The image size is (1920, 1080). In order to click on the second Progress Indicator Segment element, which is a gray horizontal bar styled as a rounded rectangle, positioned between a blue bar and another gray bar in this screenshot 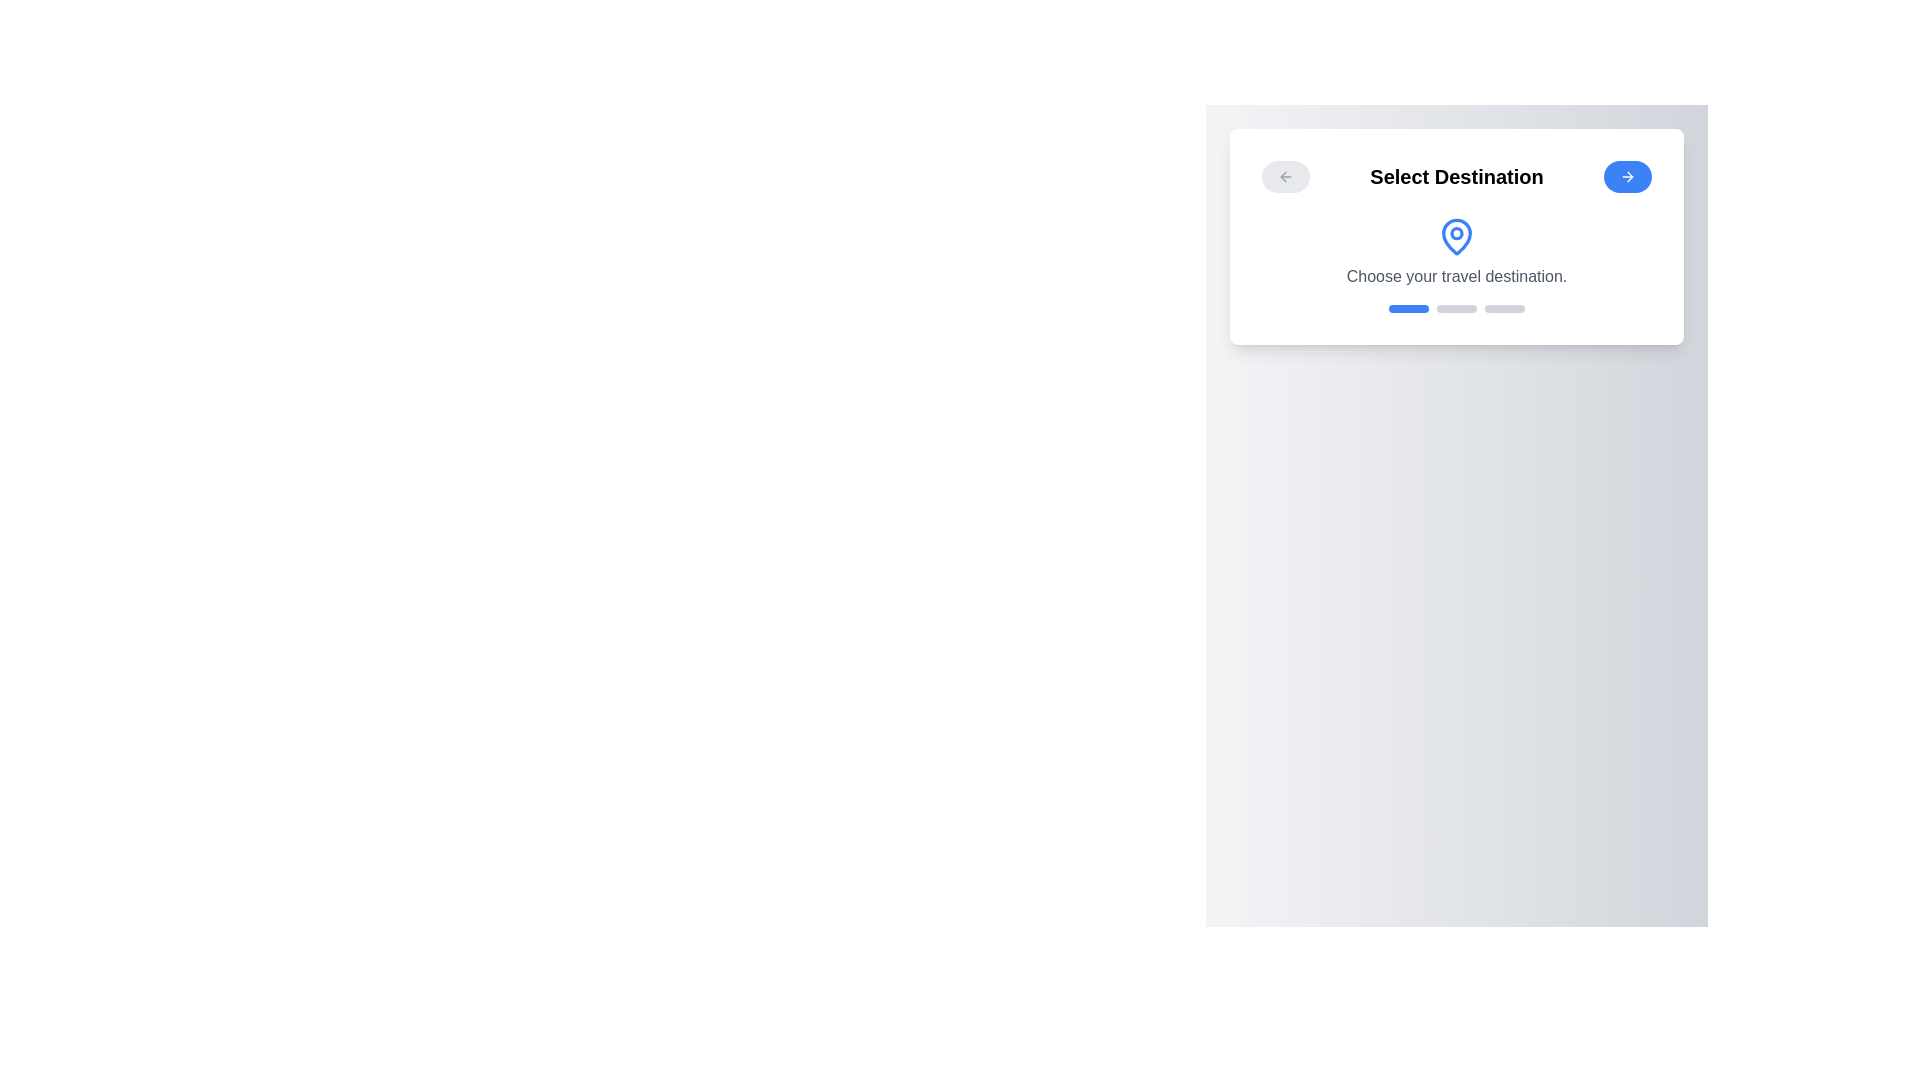, I will do `click(1457, 308)`.